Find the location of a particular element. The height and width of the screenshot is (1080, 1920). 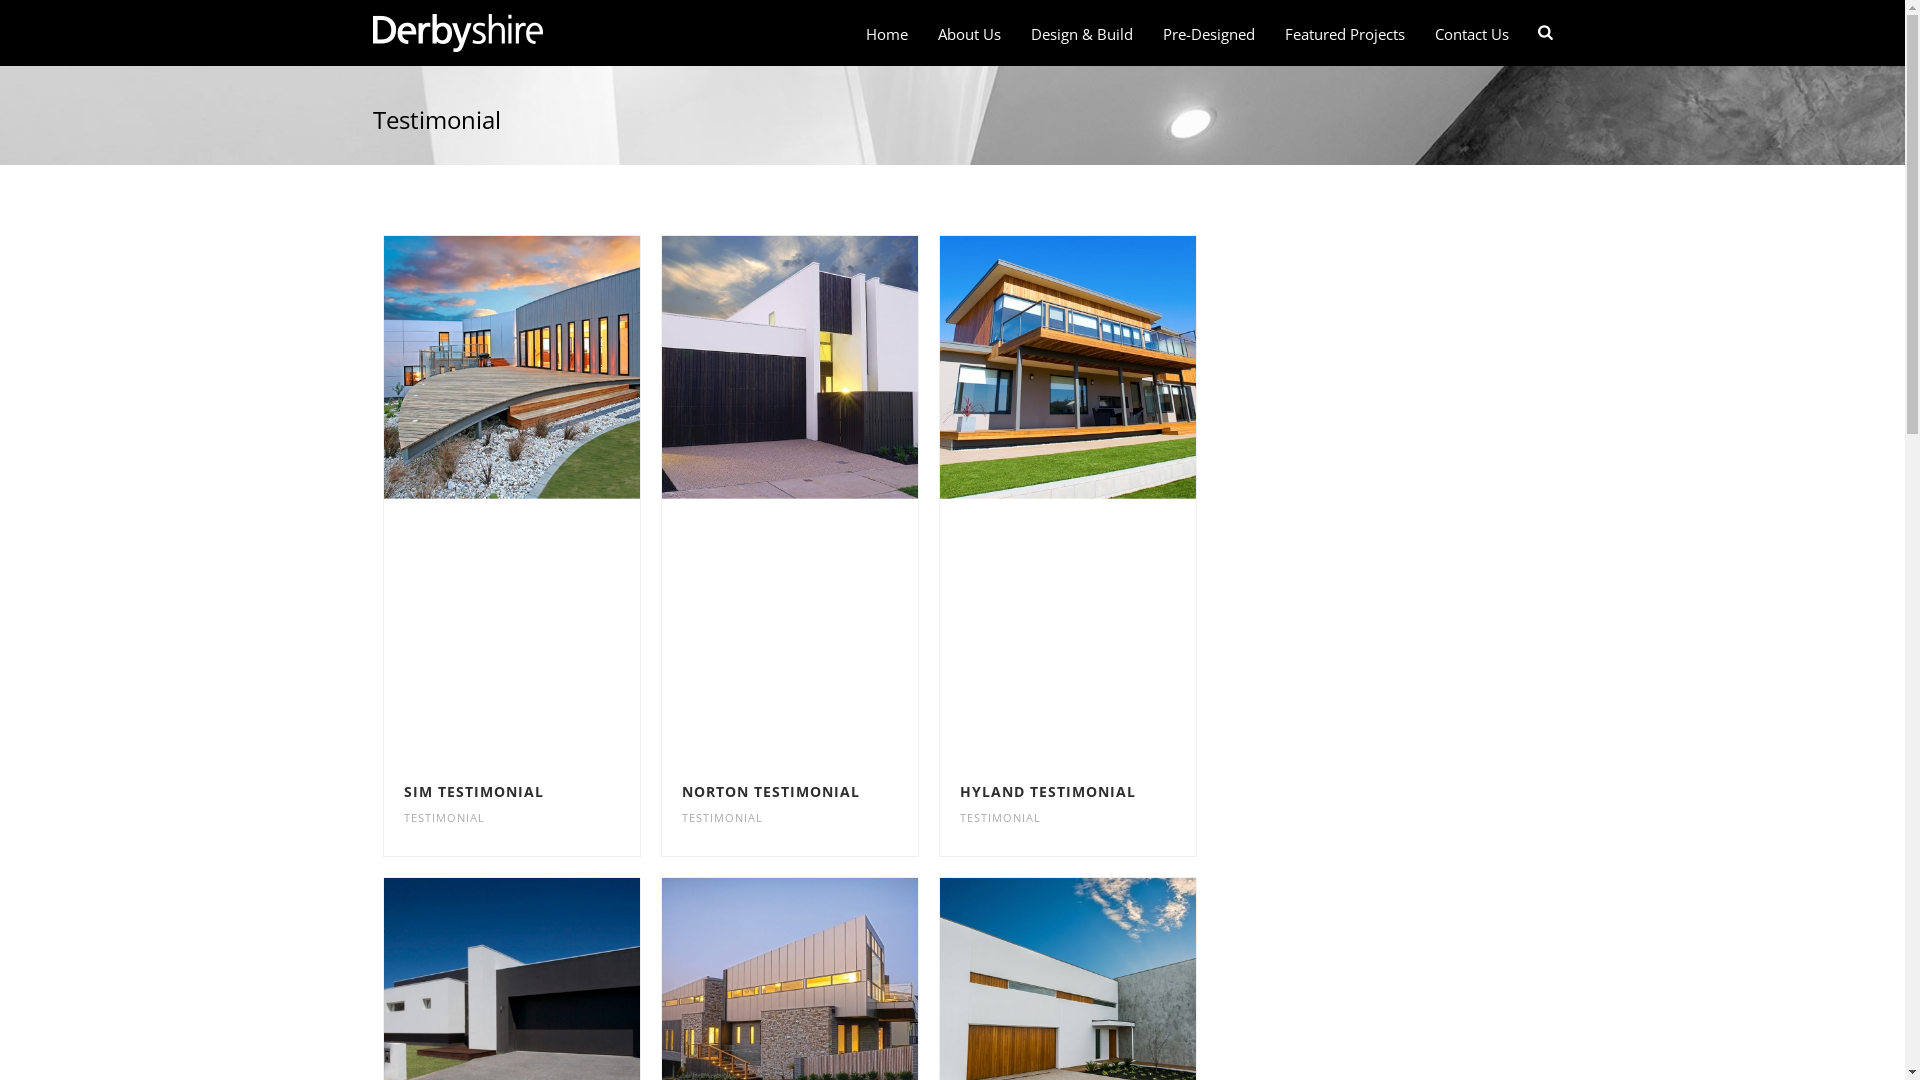

'Home' is located at coordinates (886, 34).